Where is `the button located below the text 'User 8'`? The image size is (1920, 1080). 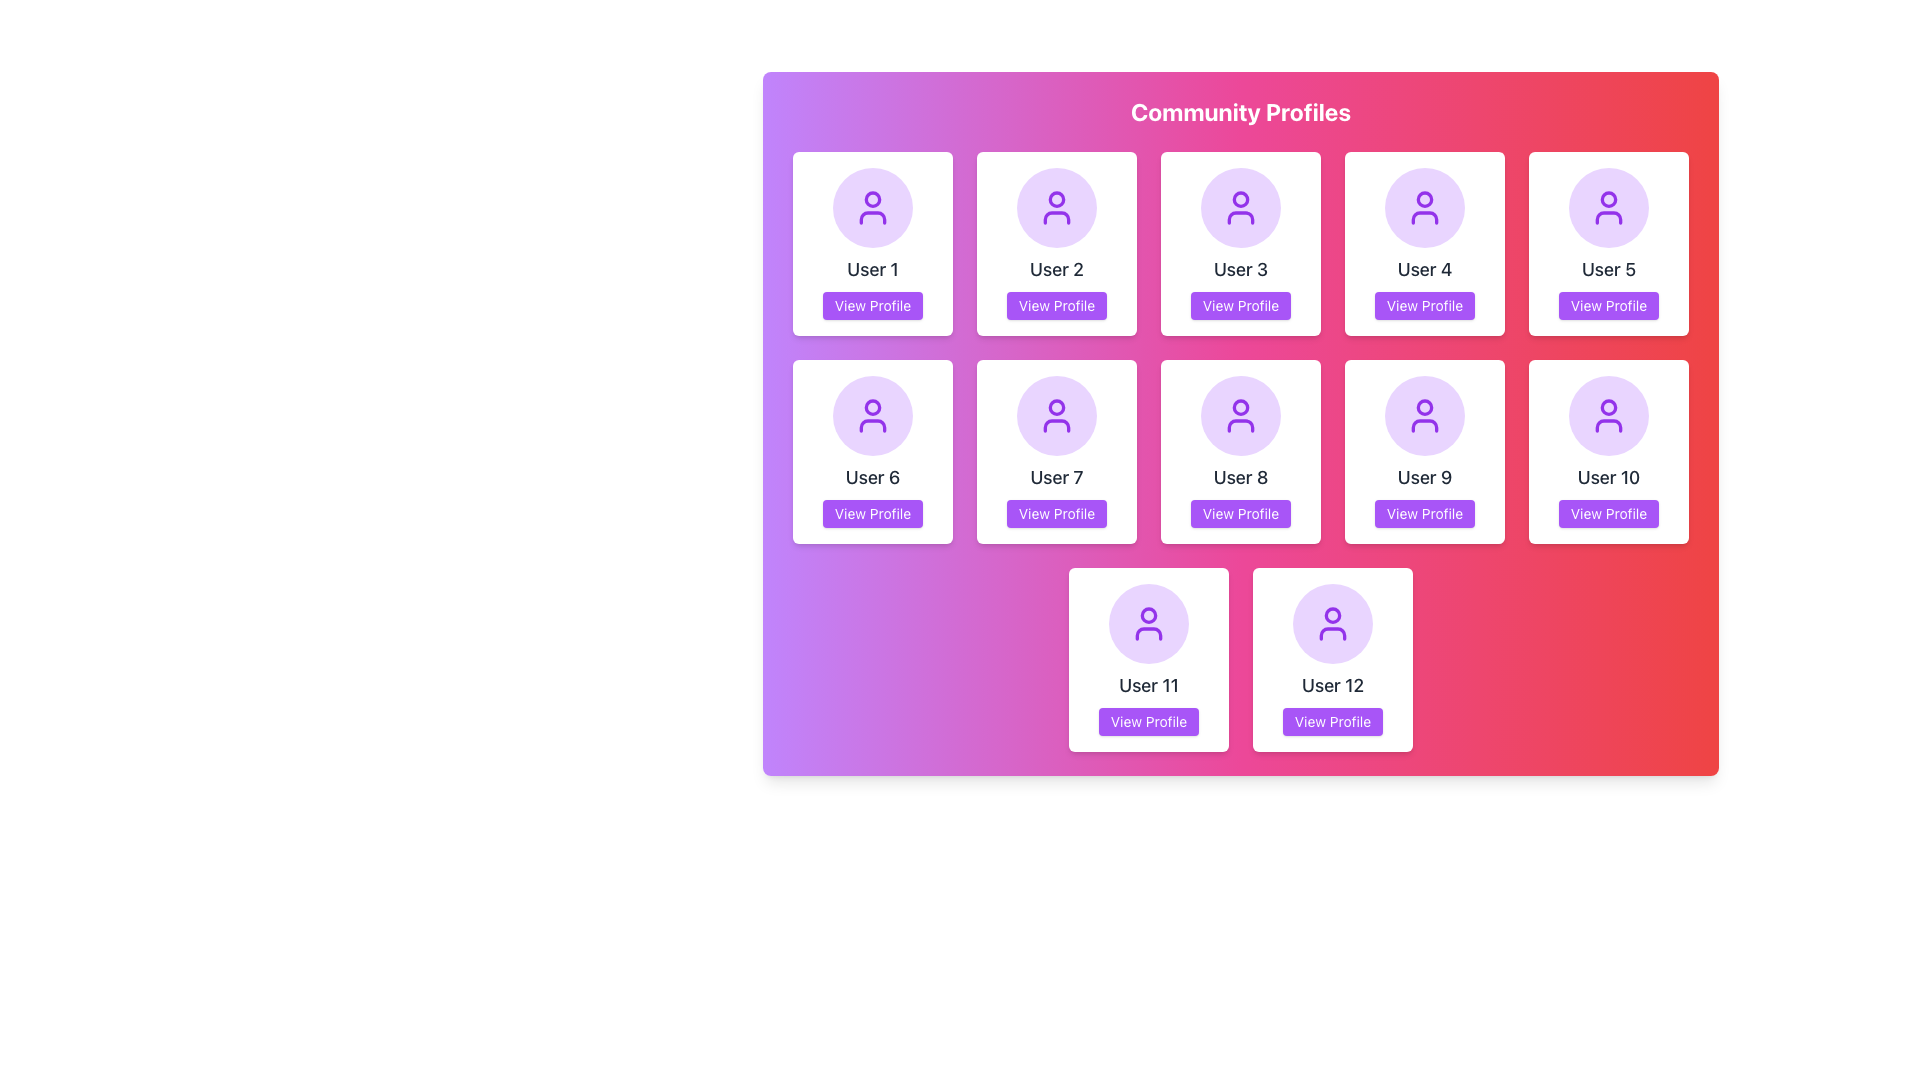 the button located below the text 'User 8' is located at coordinates (1239, 512).